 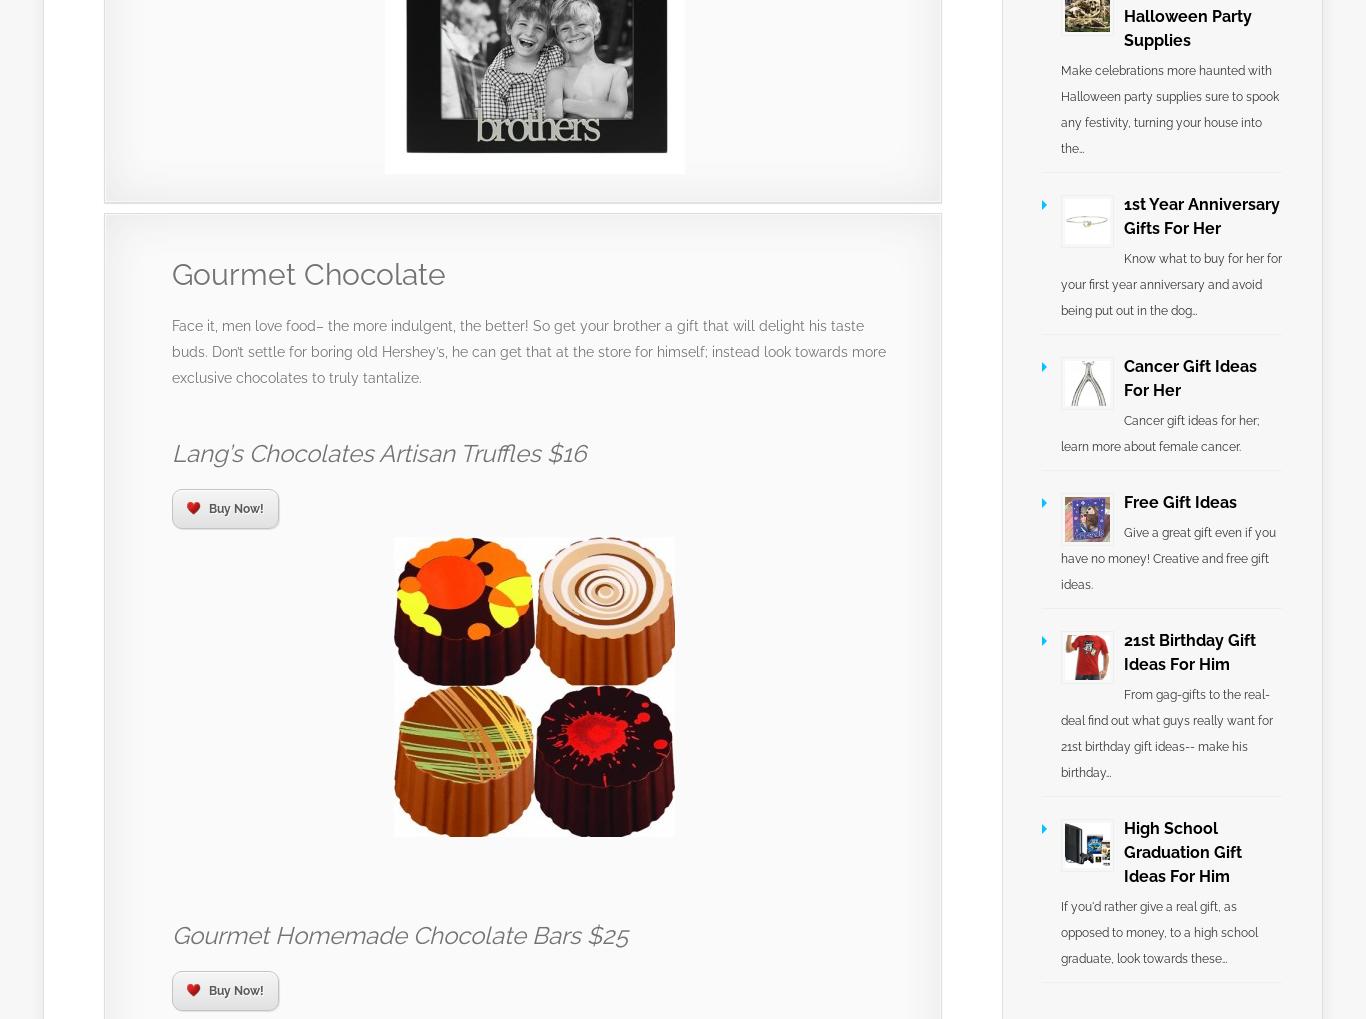 What do you see at coordinates (1160, 433) in the screenshot?
I see `'Cancer gift ideas for her; learn more about female cancer.'` at bounding box center [1160, 433].